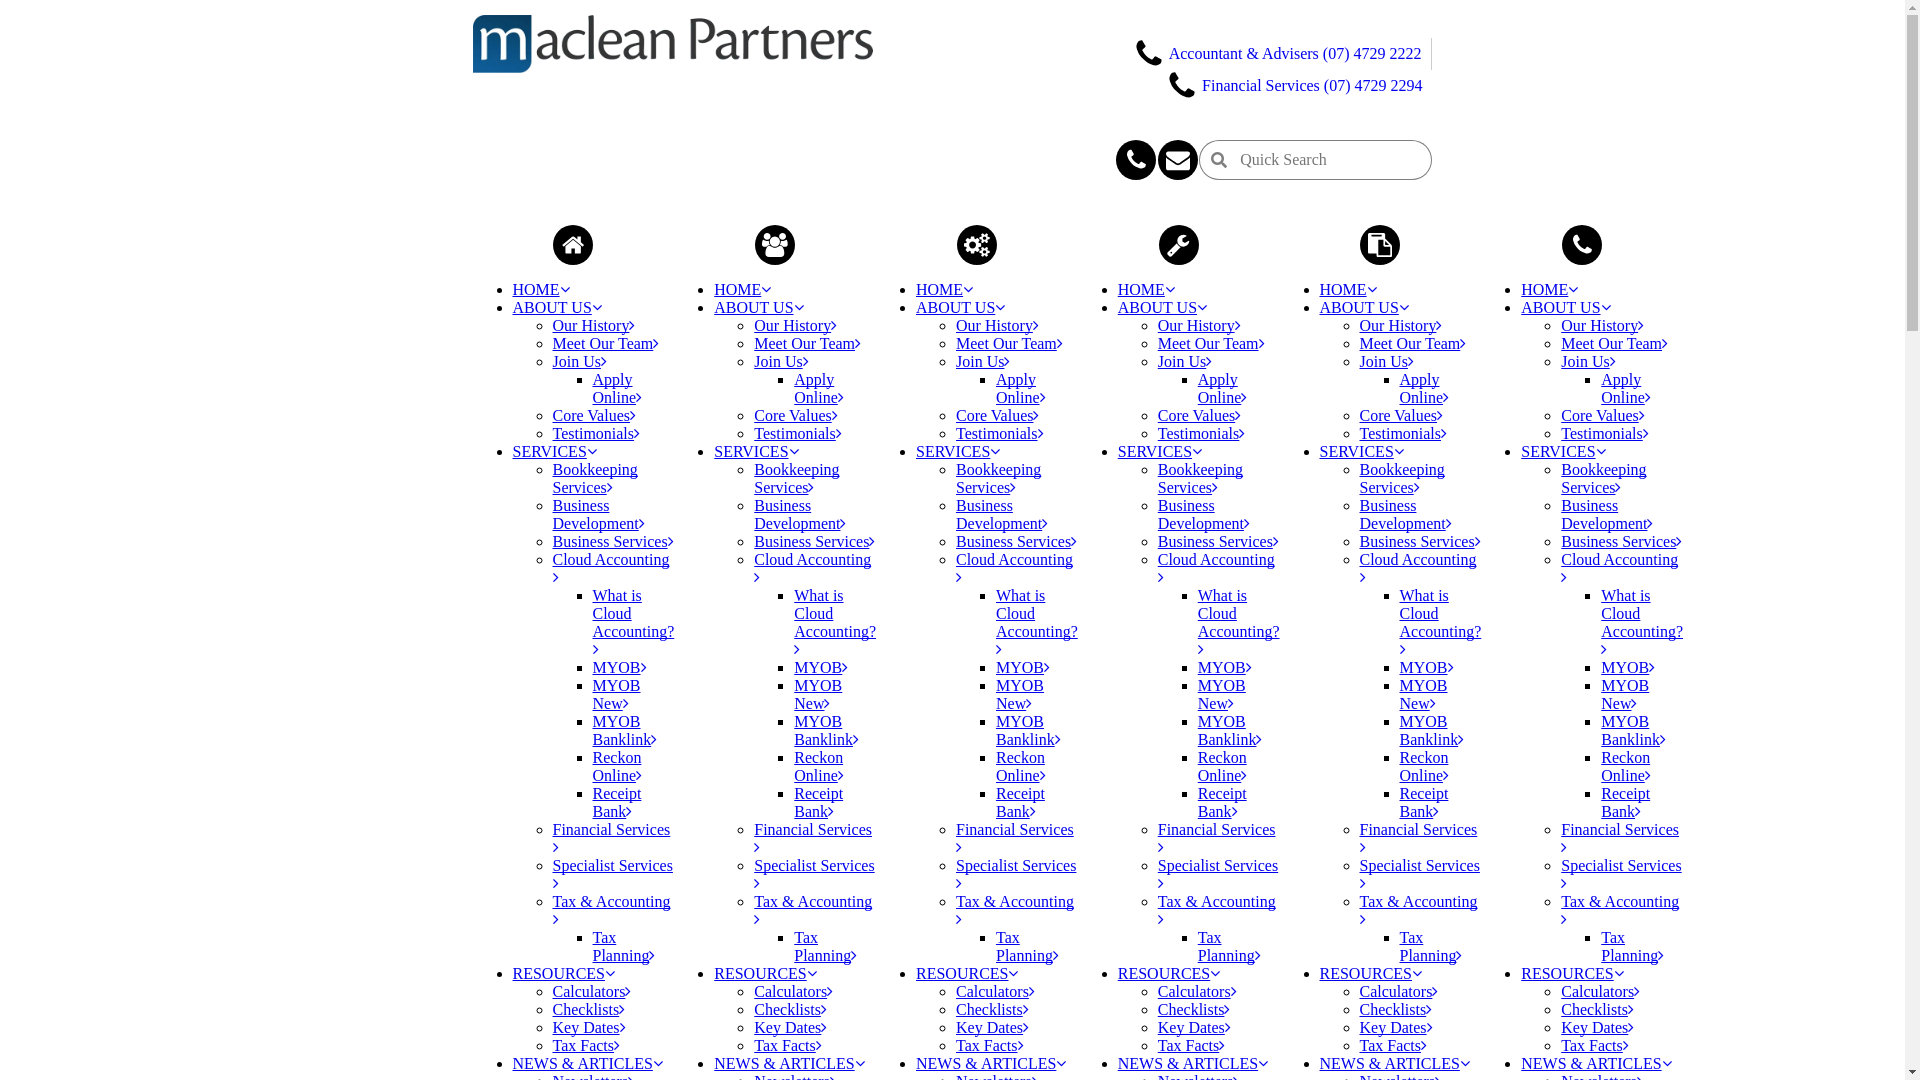 The width and height of the screenshot is (1920, 1080). I want to click on 'What is Cloud Accounting?', so click(1237, 621).